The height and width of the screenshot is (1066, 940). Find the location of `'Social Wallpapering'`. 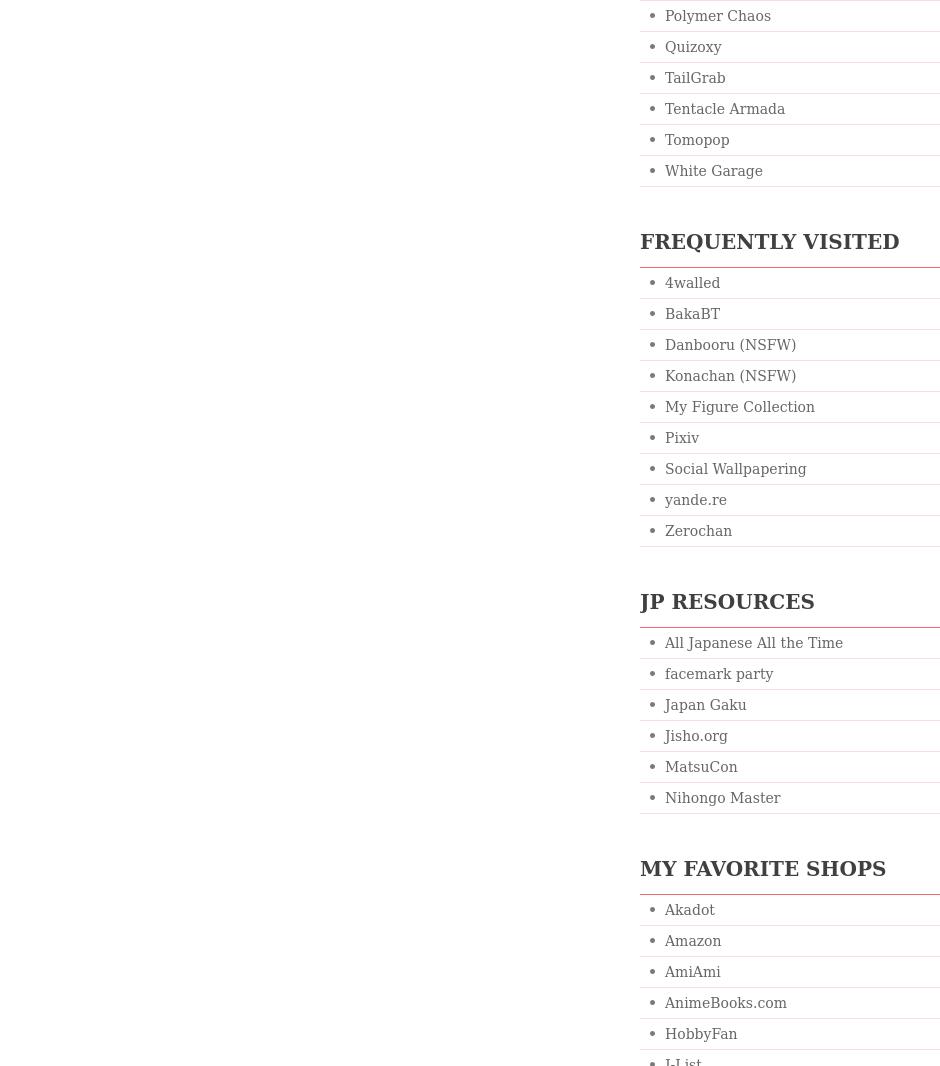

'Social Wallpapering' is located at coordinates (735, 469).